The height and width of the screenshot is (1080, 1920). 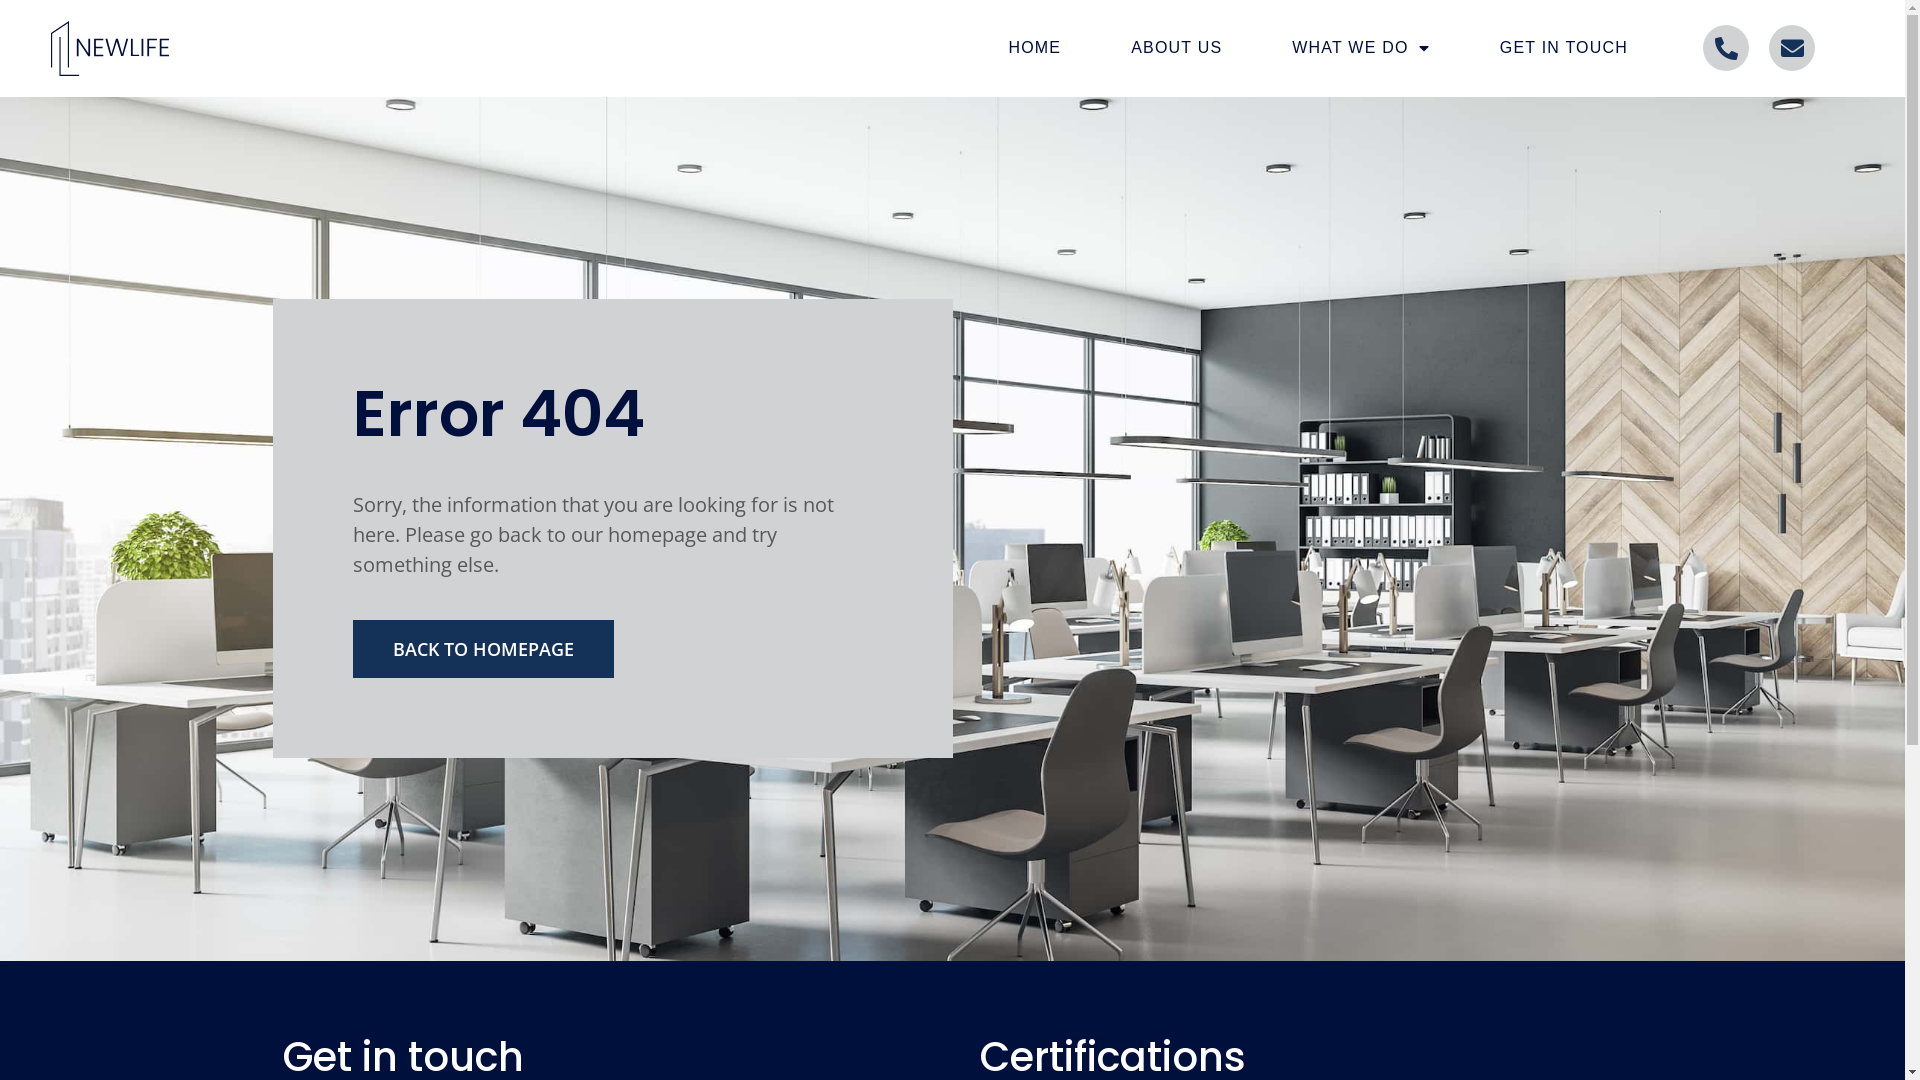 What do you see at coordinates (1034, 46) in the screenshot?
I see `'HOME'` at bounding box center [1034, 46].